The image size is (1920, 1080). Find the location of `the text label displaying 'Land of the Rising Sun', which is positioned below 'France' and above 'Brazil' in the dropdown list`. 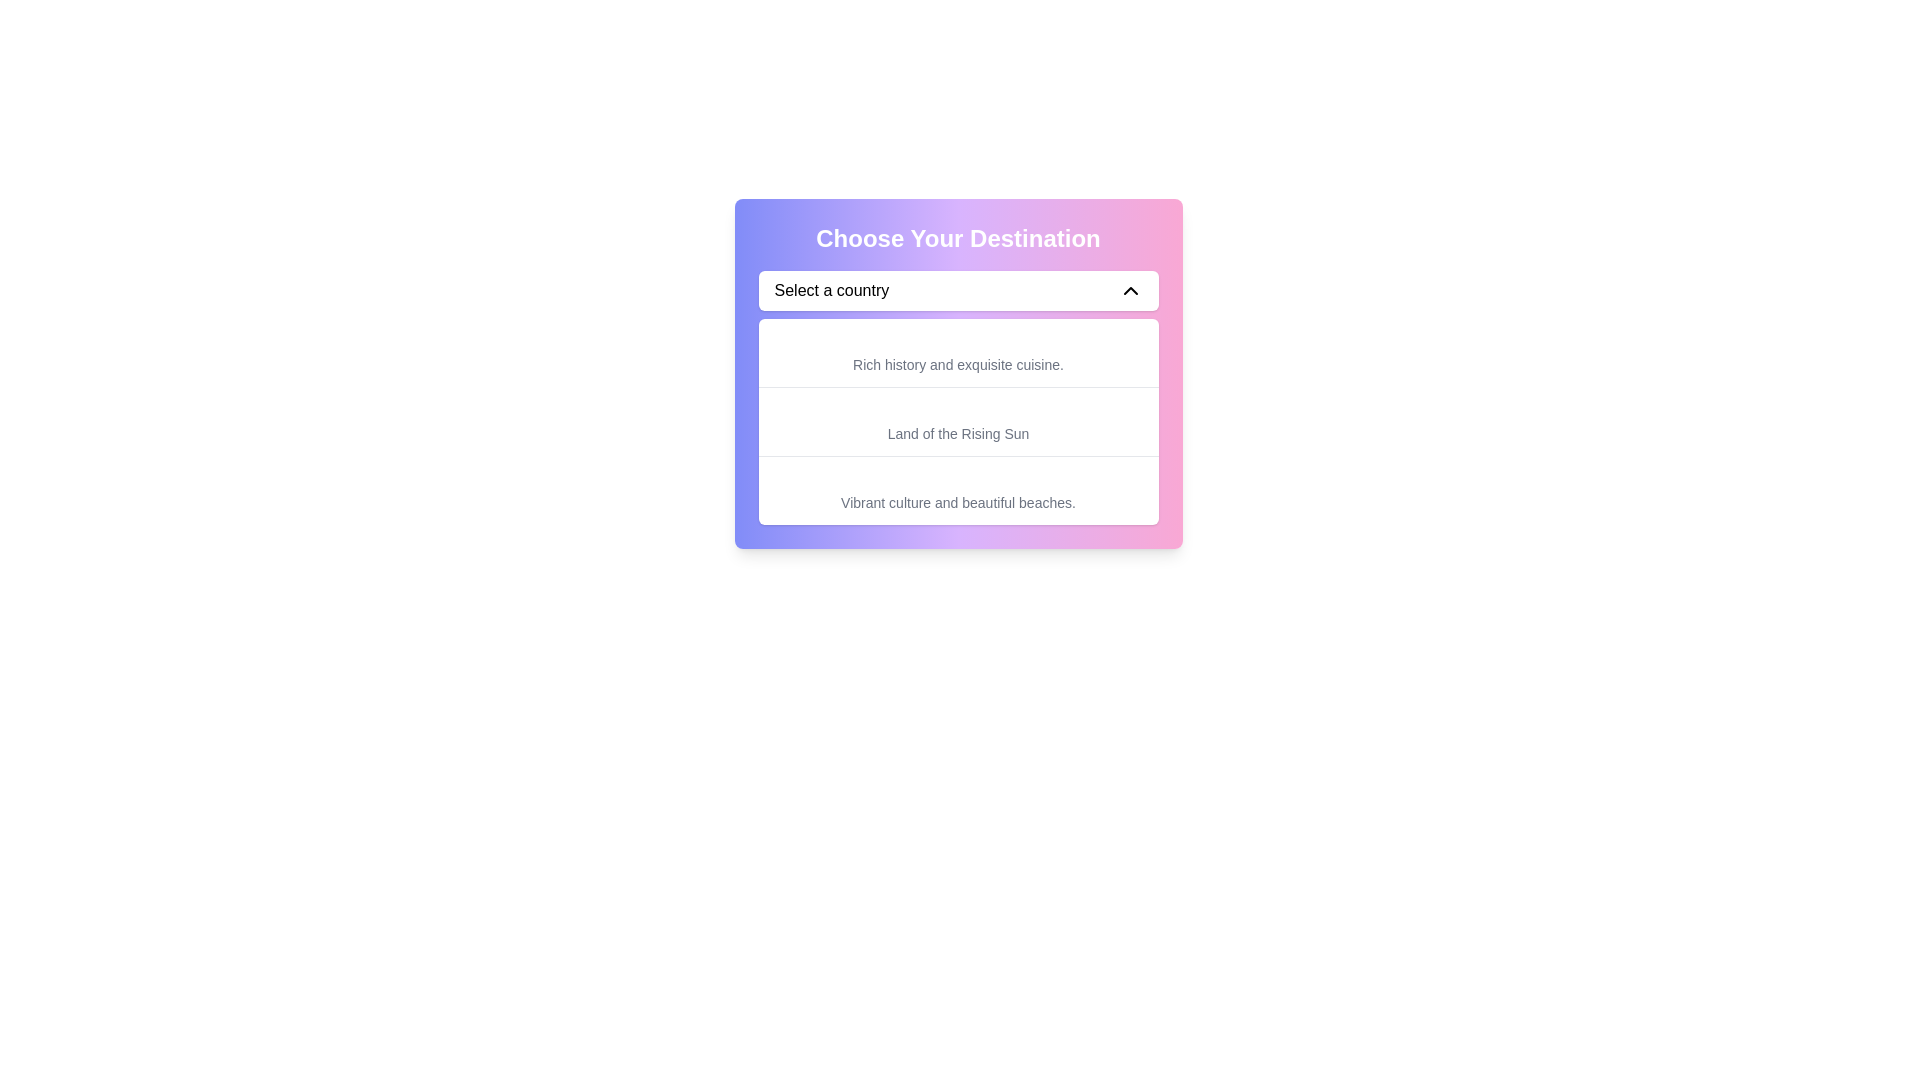

the text label displaying 'Land of the Rising Sun', which is positioned below 'France' and above 'Brazil' in the dropdown list is located at coordinates (957, 420).